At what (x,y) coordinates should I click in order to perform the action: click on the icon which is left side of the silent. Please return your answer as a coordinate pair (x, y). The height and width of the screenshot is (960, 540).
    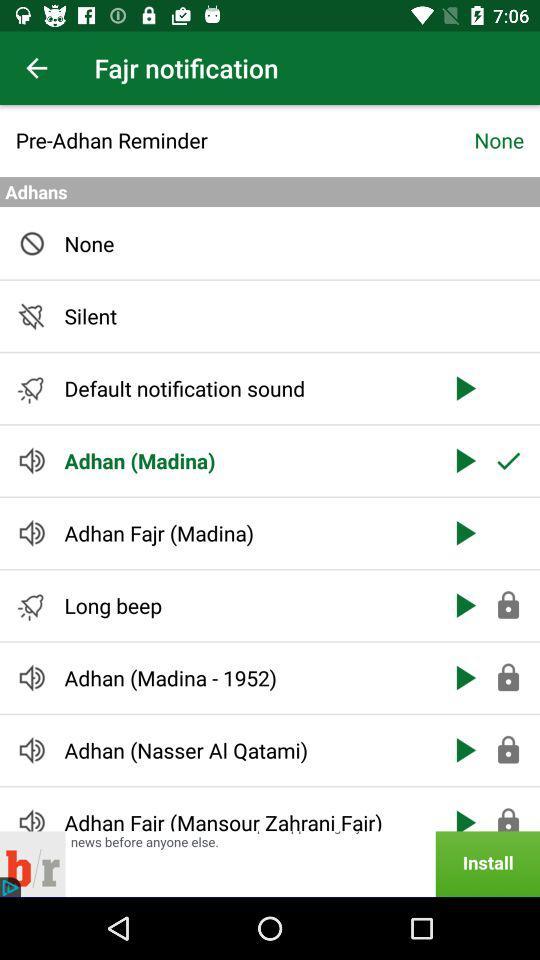
    Looking at the image, I should click on (31, 316).